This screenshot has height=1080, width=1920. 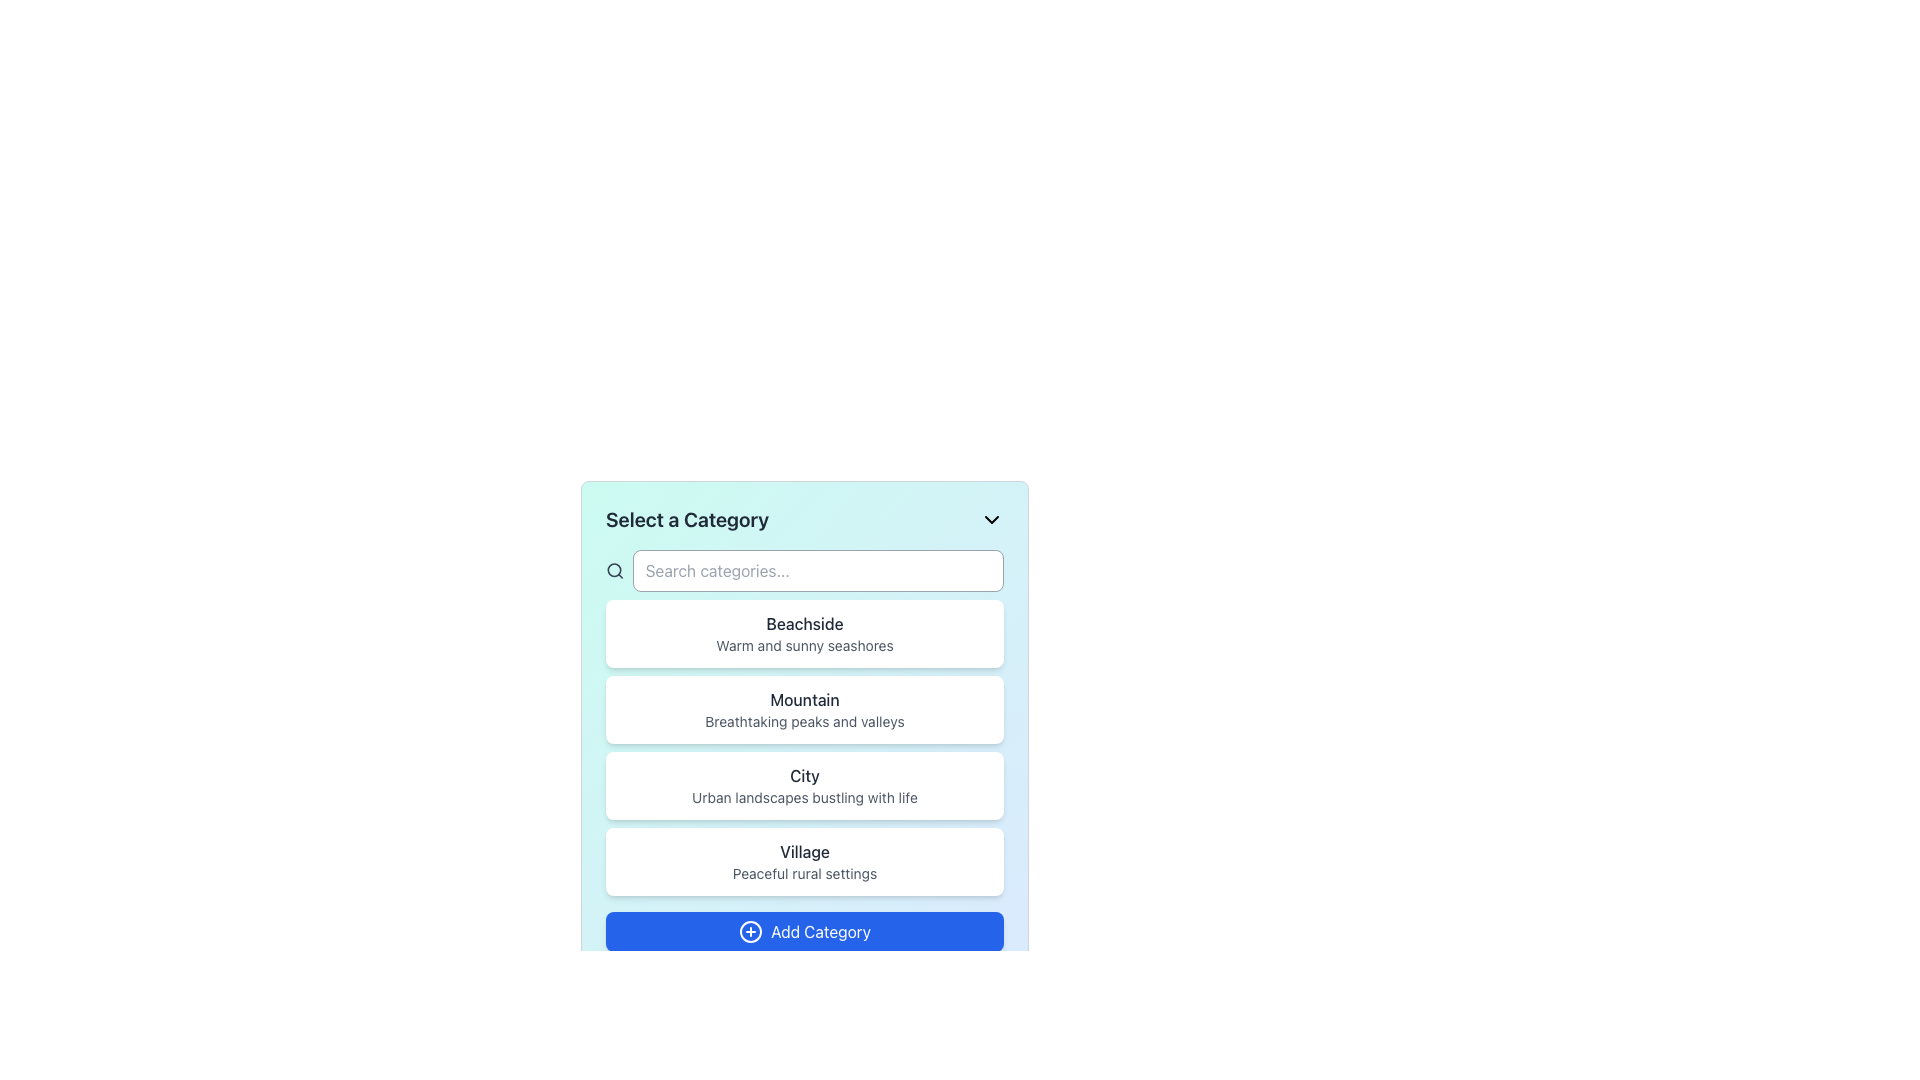 I want to click on the descriptive text label for the 'Beachside' selection option, which provides additional information about the choice, so click(x=805, y=645).